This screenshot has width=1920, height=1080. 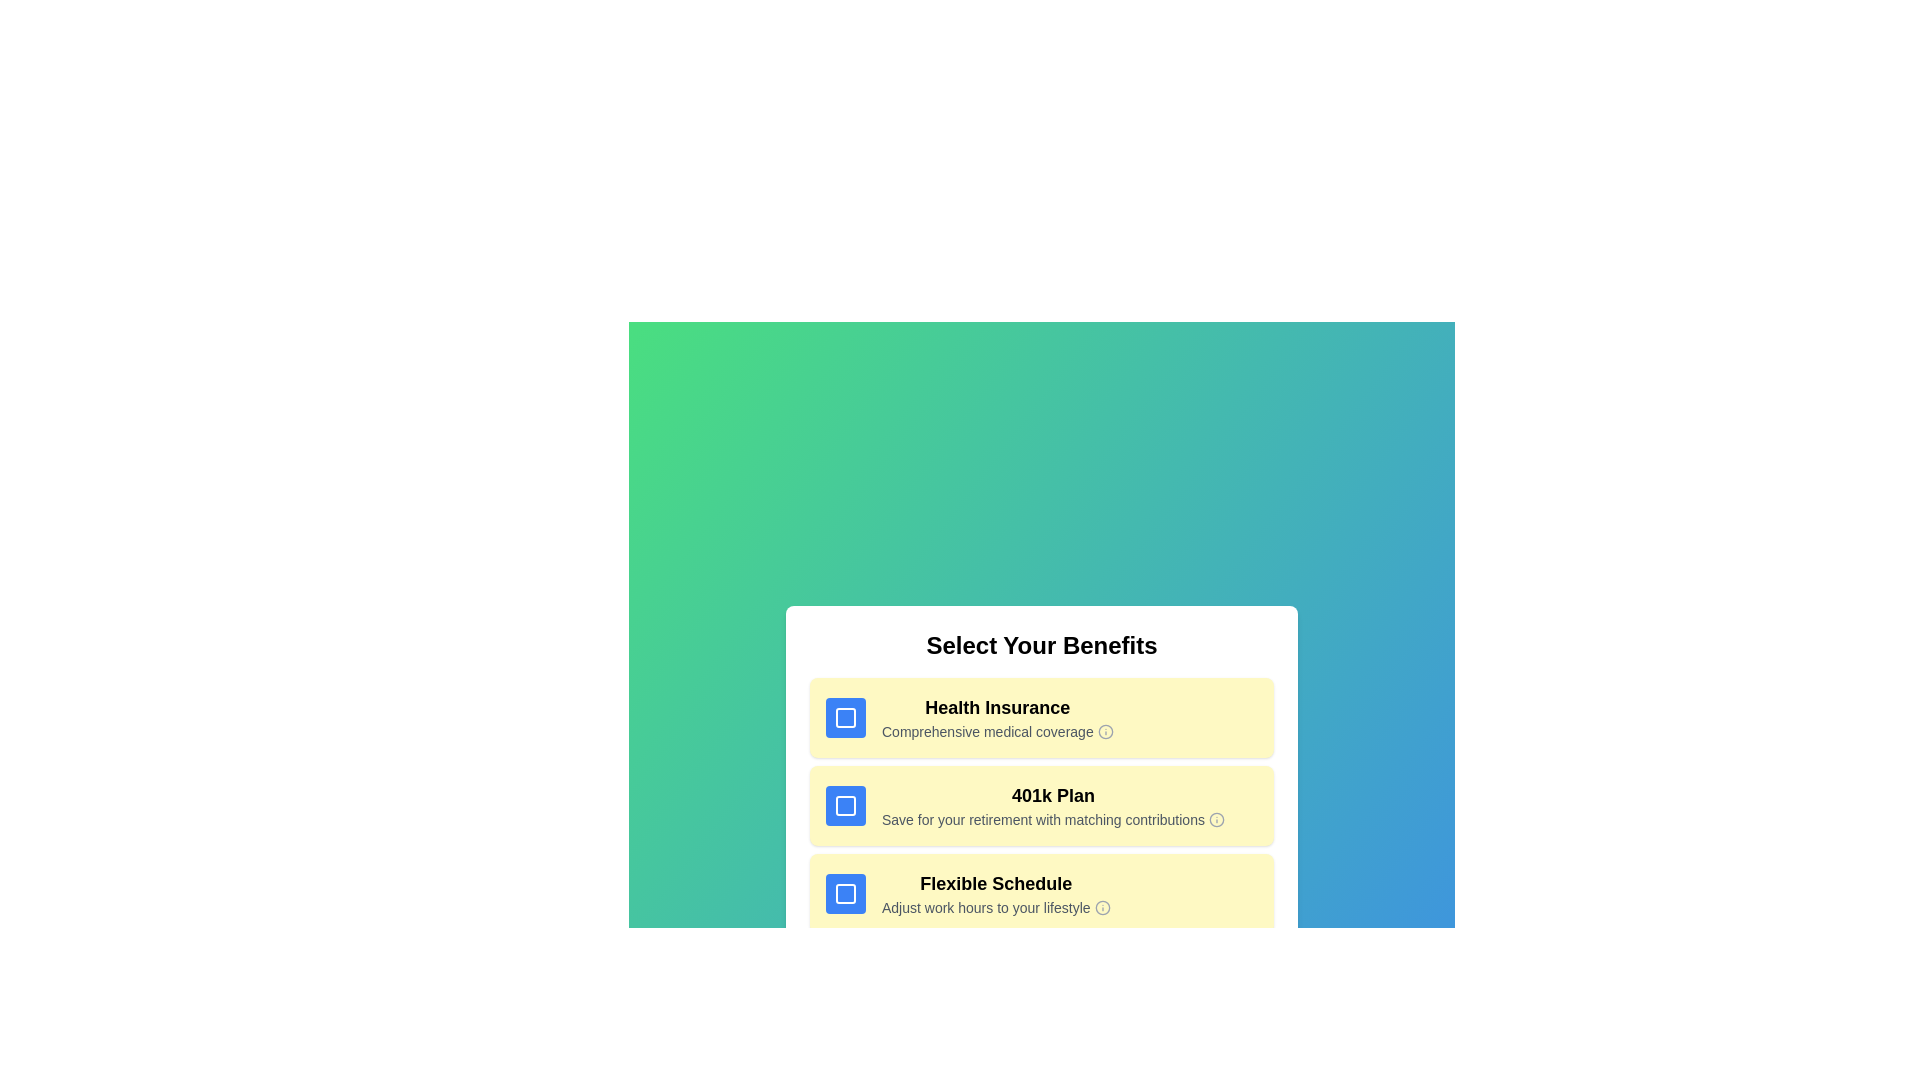 What do you see at coordinates (845, 716) in the screenshot?
I see `the checkbox for the benefit titled Health Insurance` at bounding box center [845, 716].